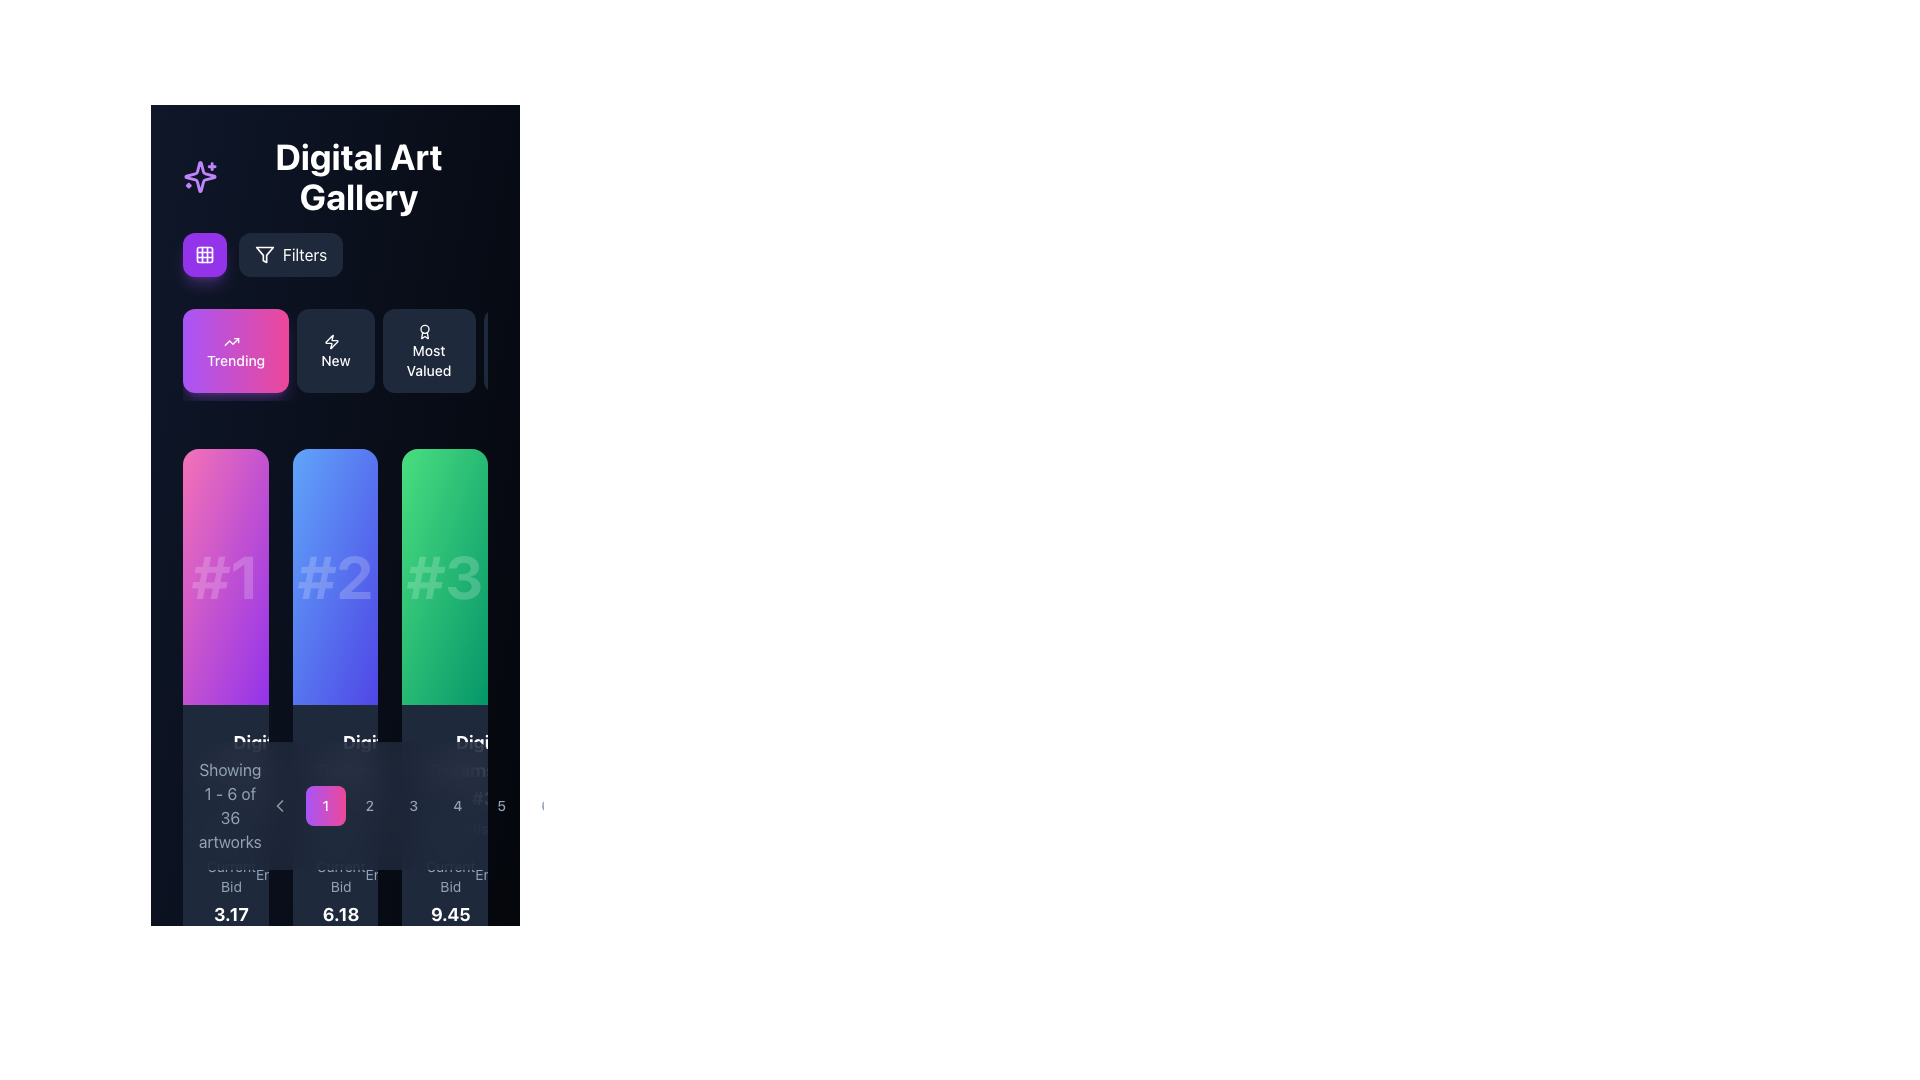  What do you see at coordinates (205, 253) in the screenshot?
I see `the grid-like icon button with a purple background and white grid illustration, located at the upper button group adjacent to the 'Filters' button` at bounding box center [205, 253].